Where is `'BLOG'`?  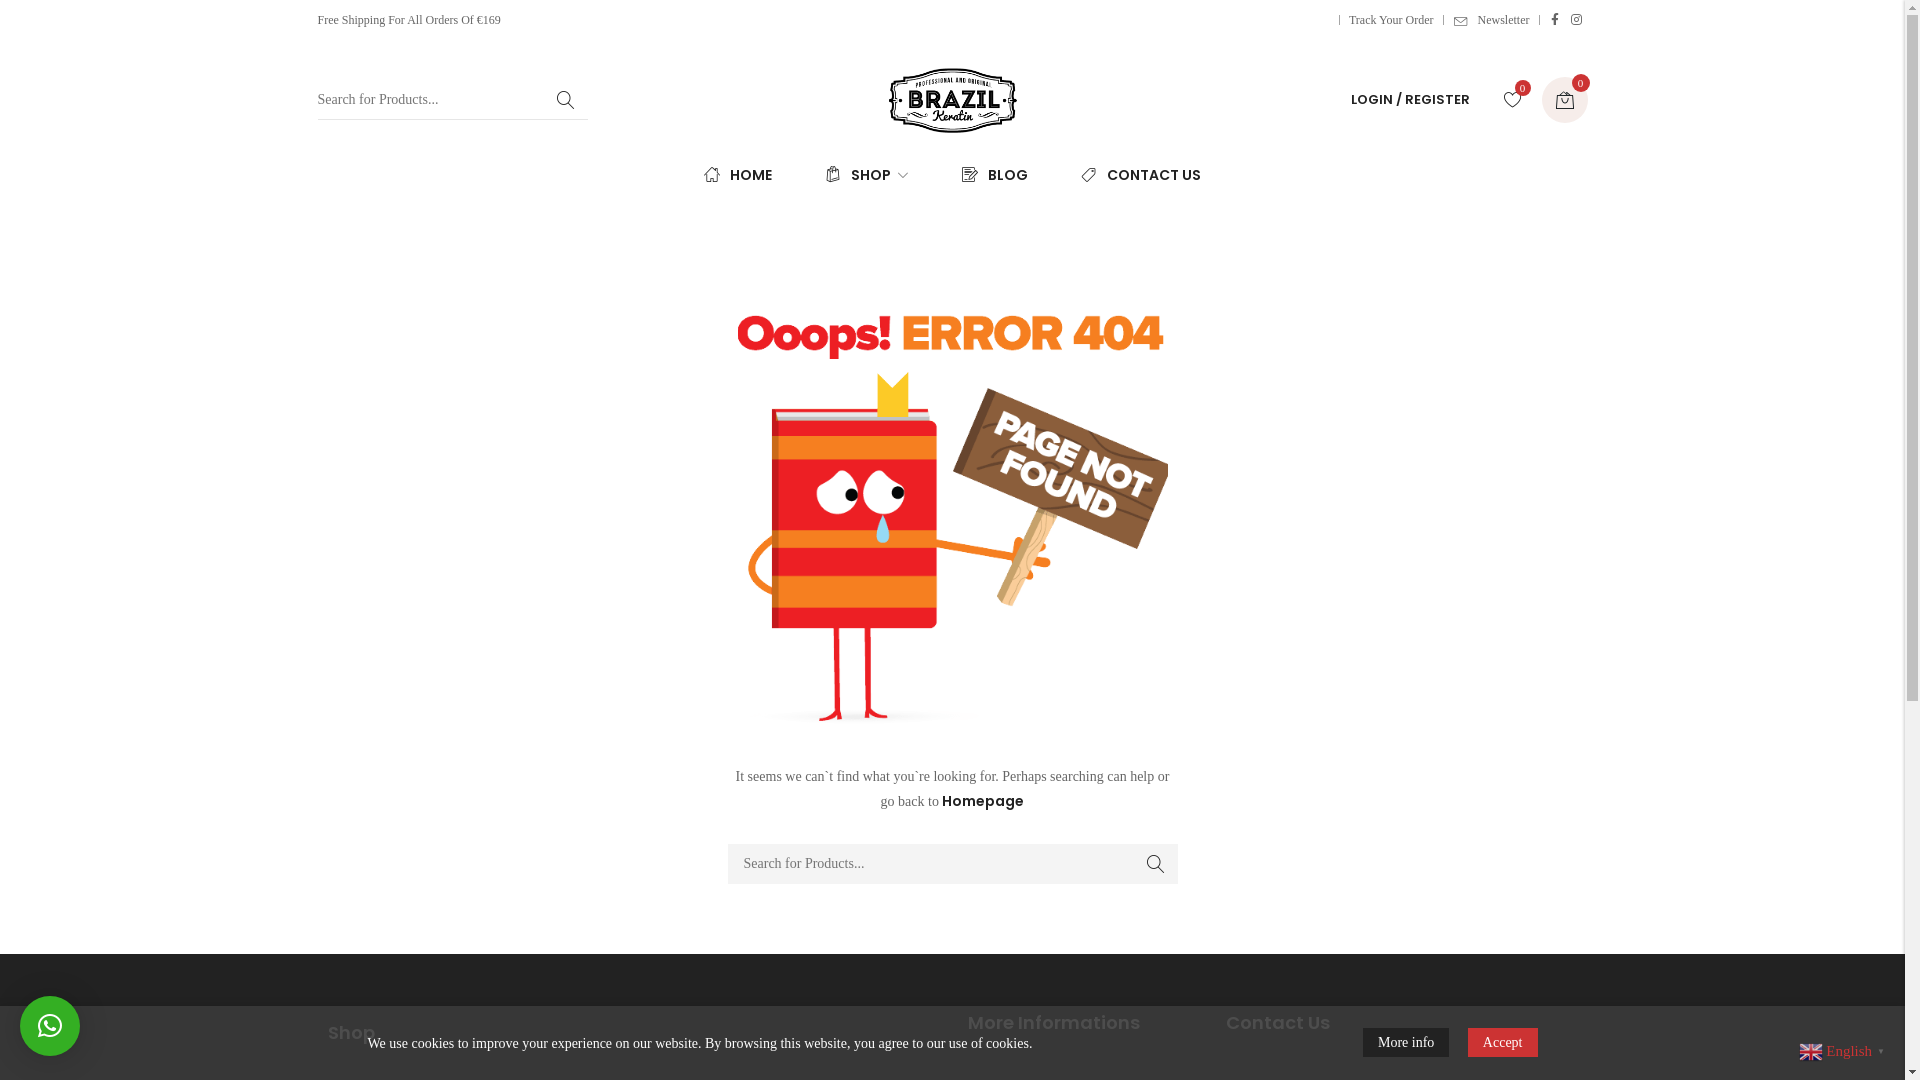
'BLOG' is located at coordinates (994, 173).